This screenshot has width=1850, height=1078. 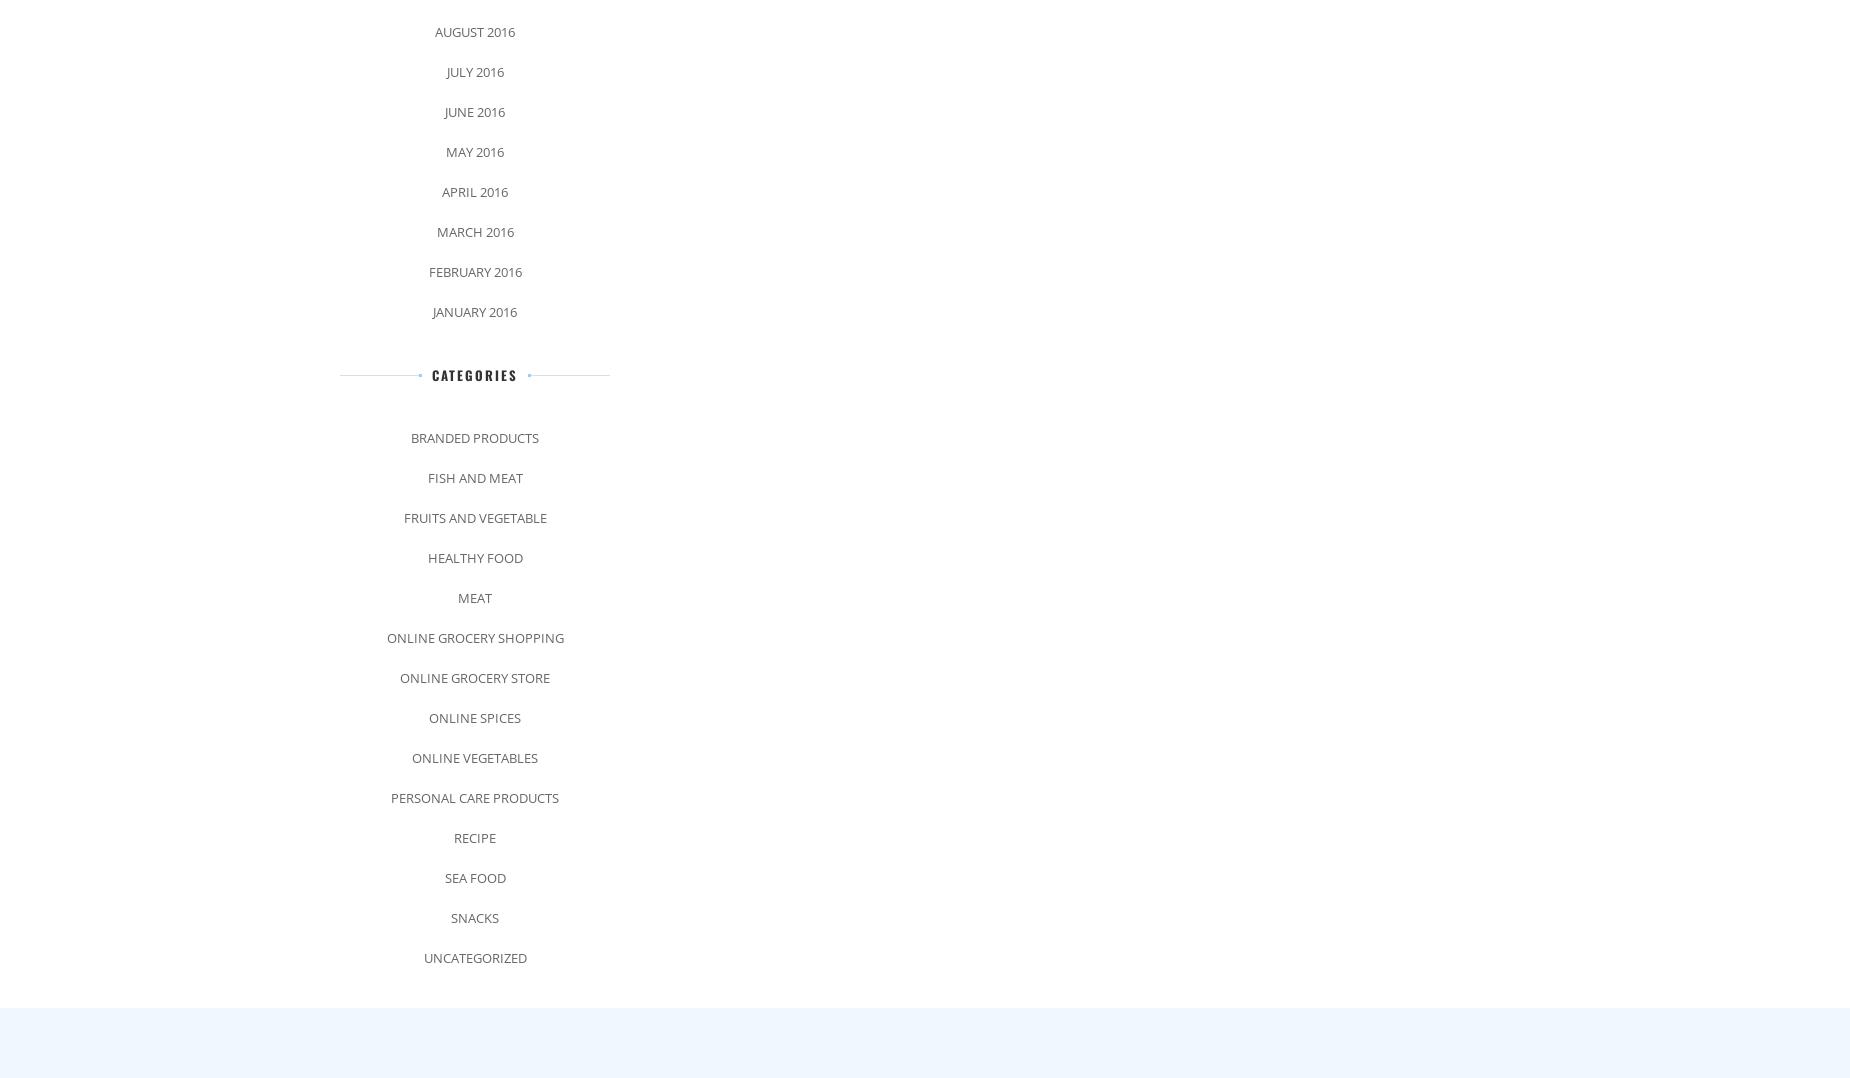 I want to click on 'Online Vegetables', so click(x=475, y=756).